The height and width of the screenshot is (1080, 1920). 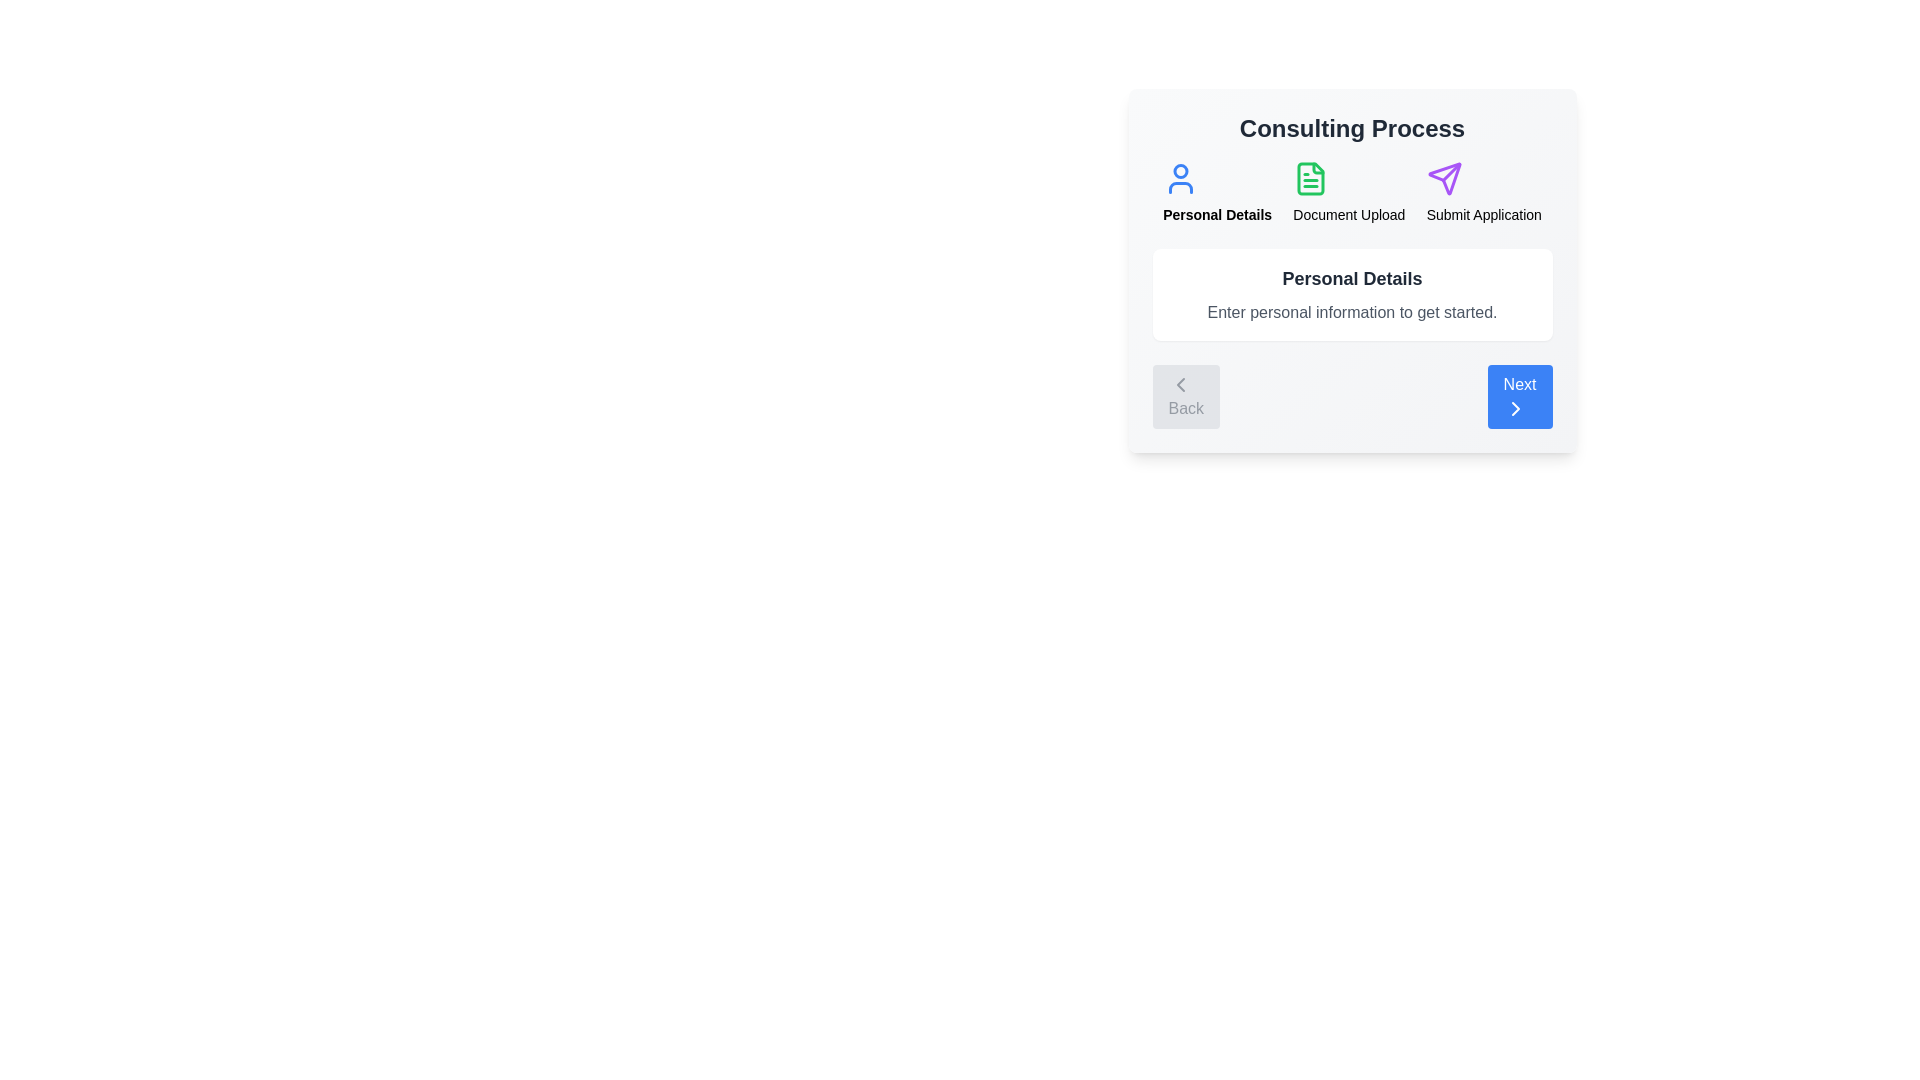 I want to click on the 'Back' button to navigate to the previous step, so click(x=1185, y=397).